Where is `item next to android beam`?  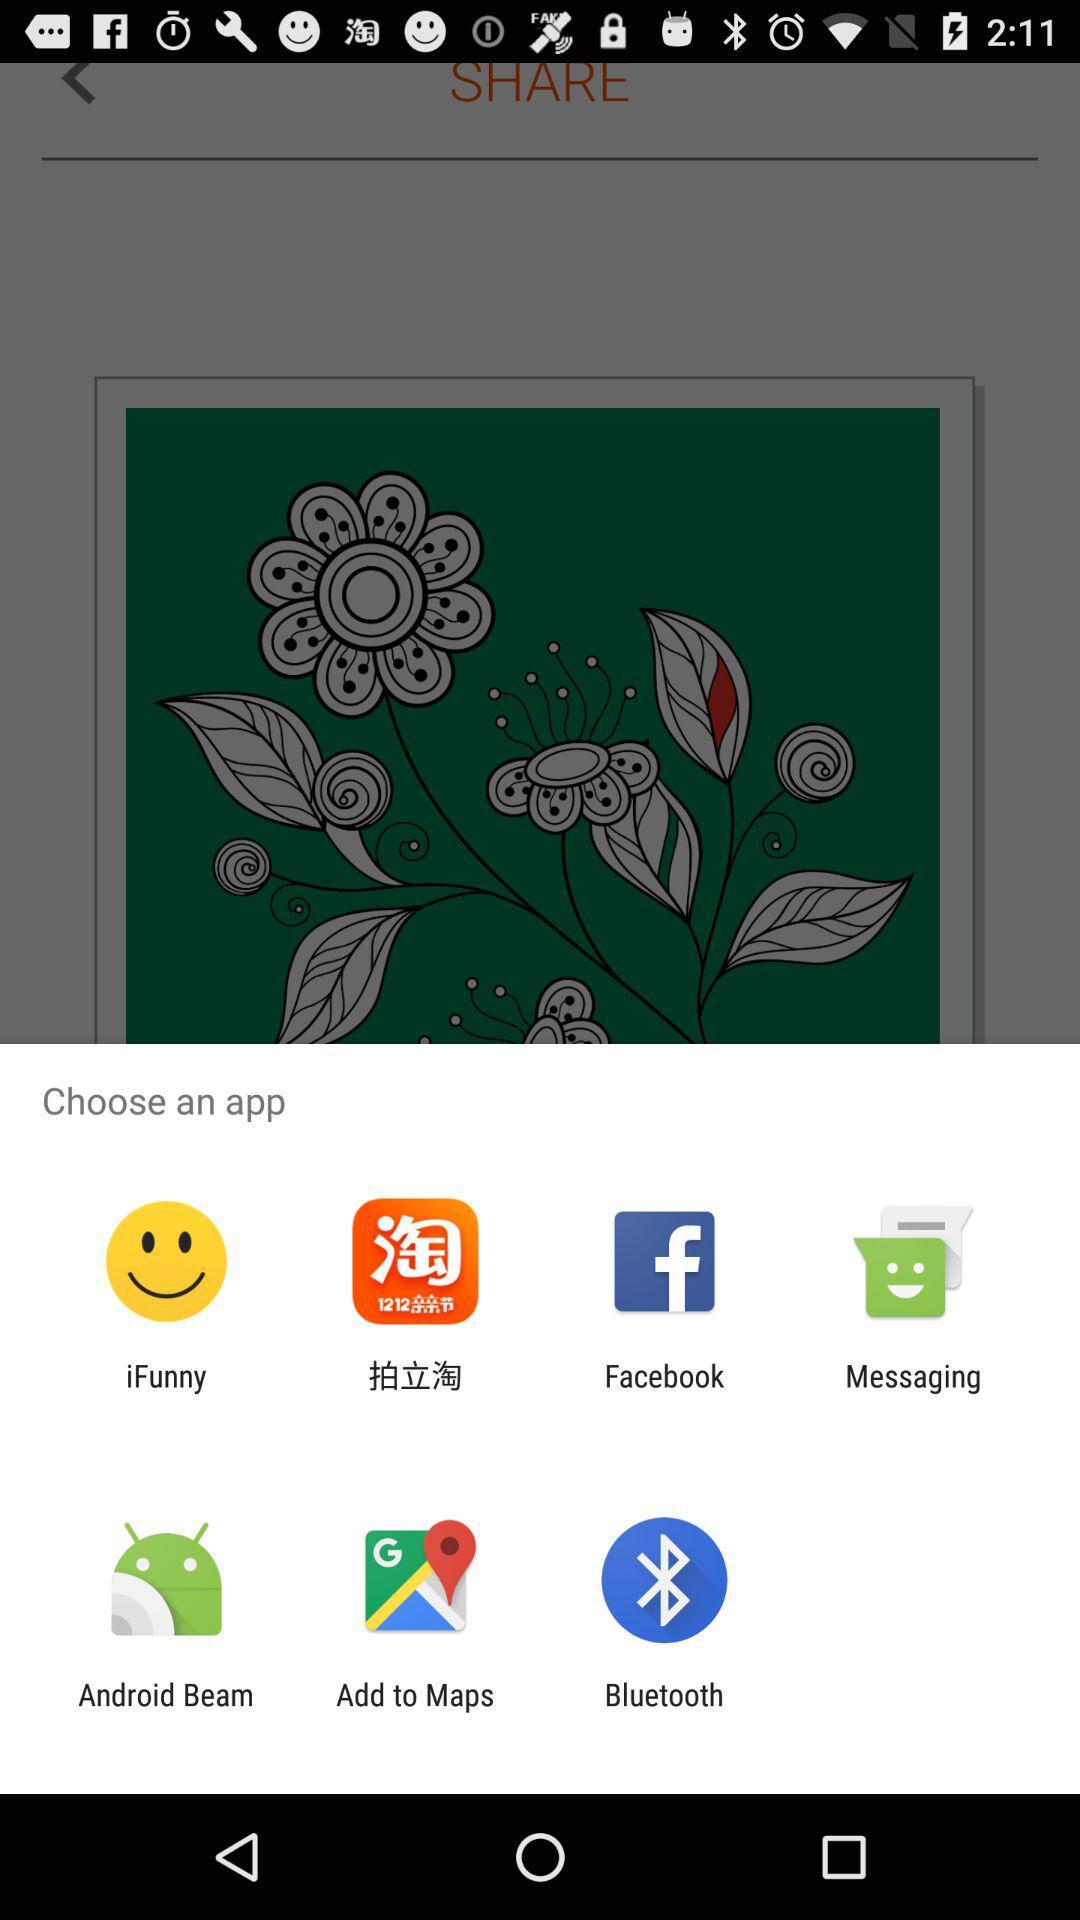
item next to android beam is located at coordinates (414, 1711).